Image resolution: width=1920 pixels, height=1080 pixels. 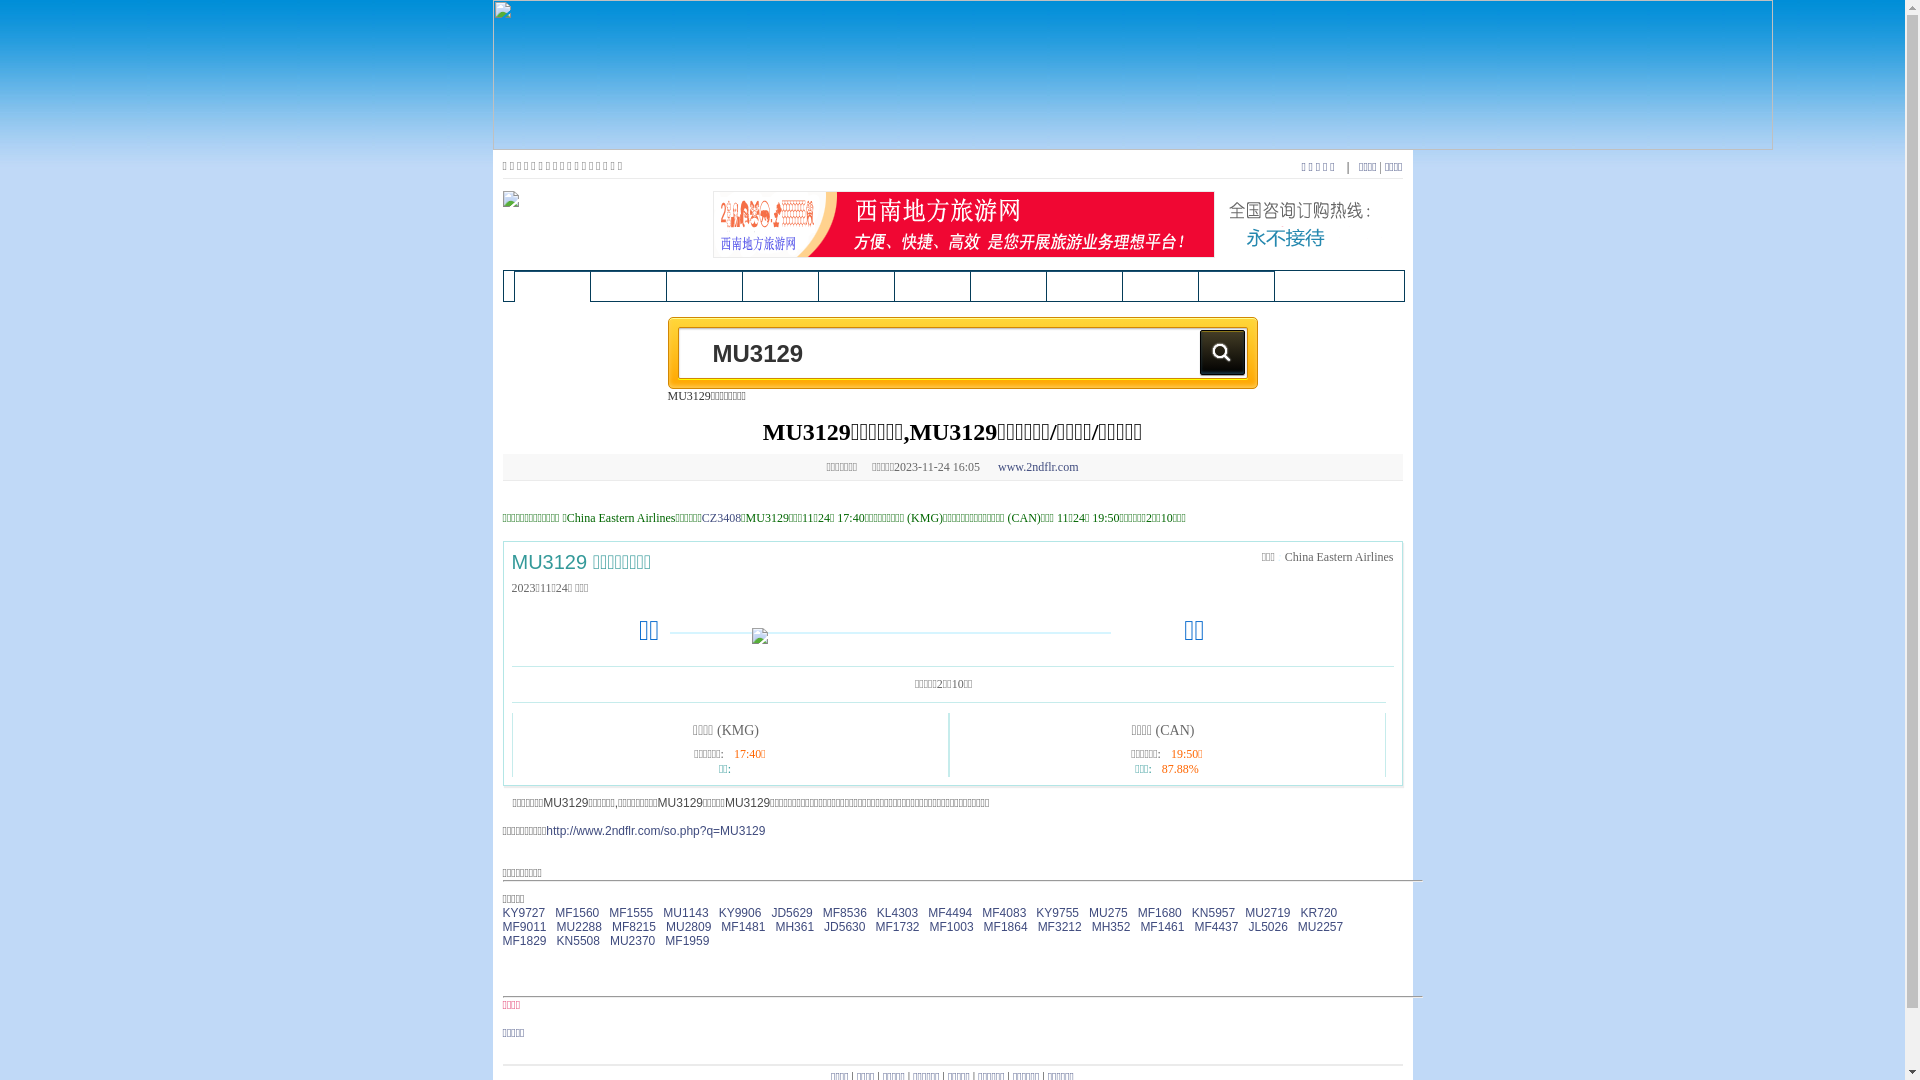 I want to click on 'MF1680', so click(x=1137, y=913).